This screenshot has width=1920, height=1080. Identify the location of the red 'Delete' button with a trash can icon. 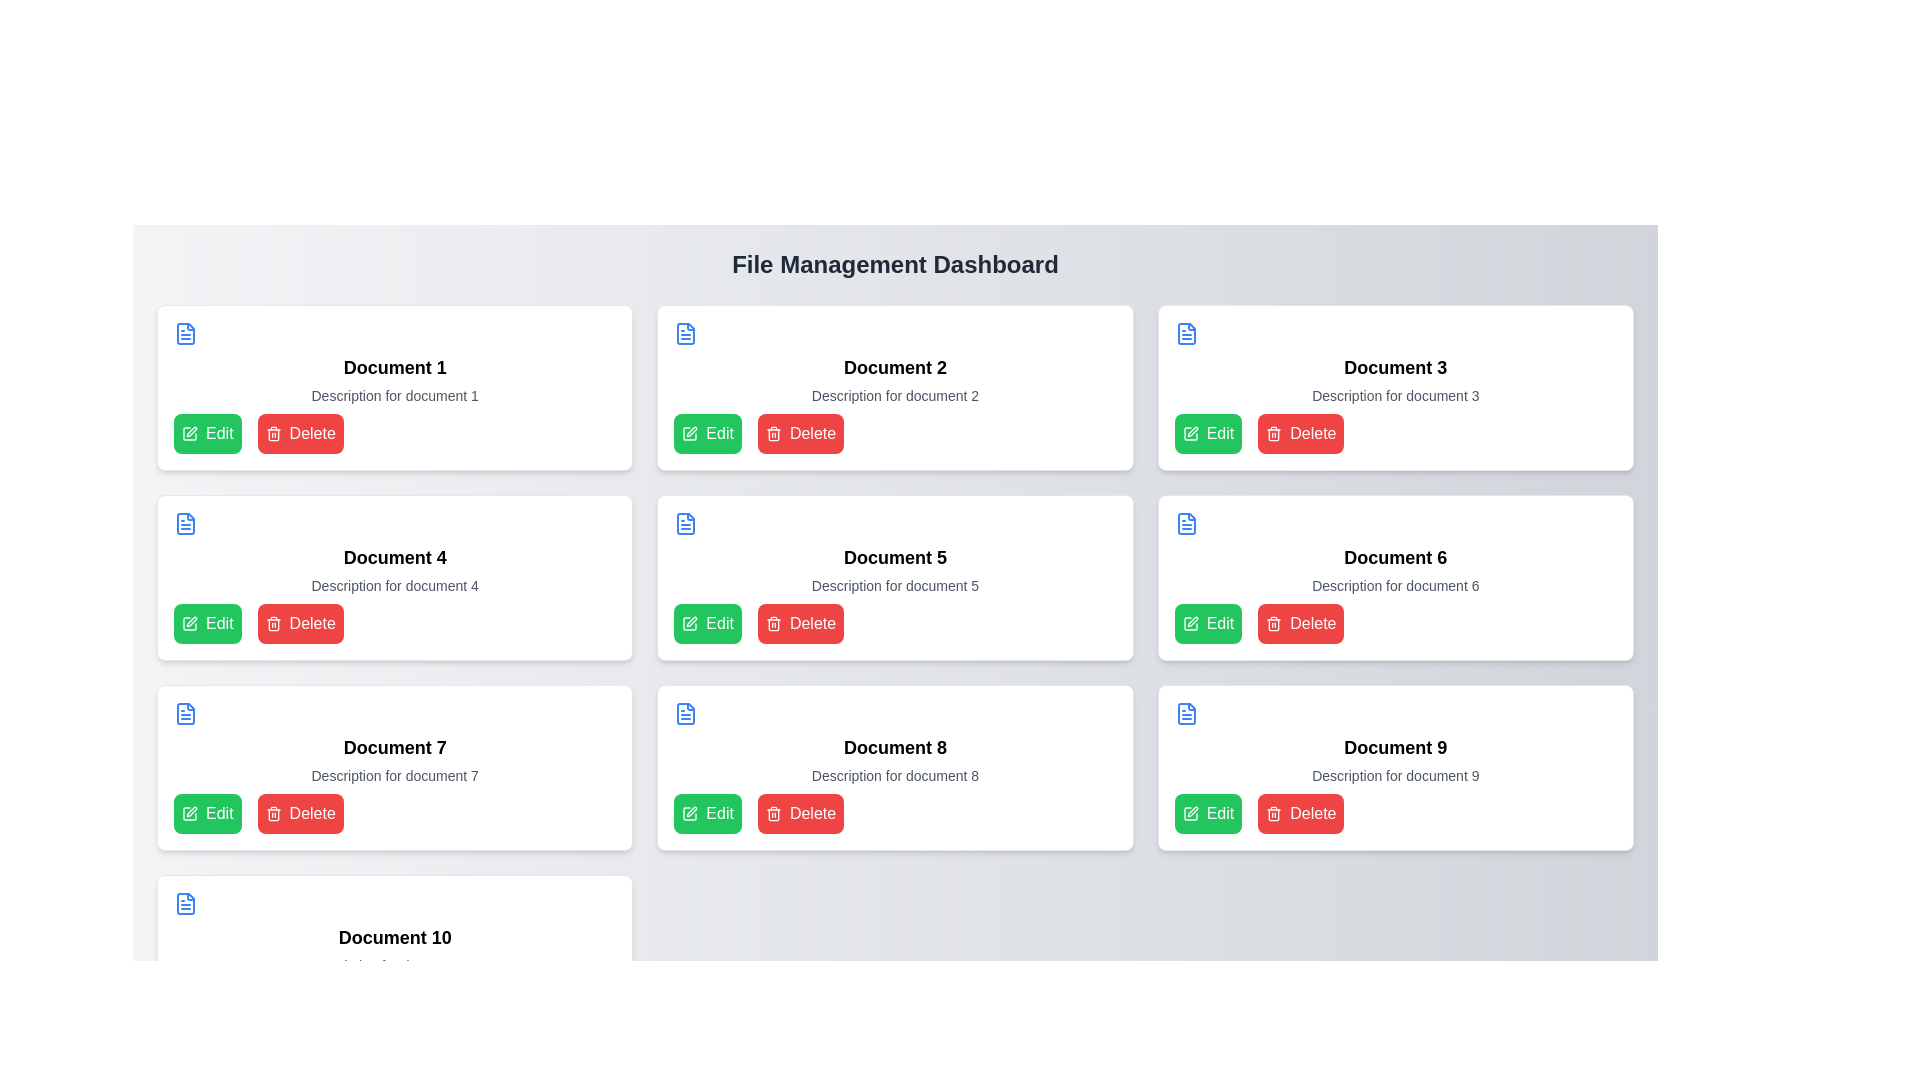
(801, 623).